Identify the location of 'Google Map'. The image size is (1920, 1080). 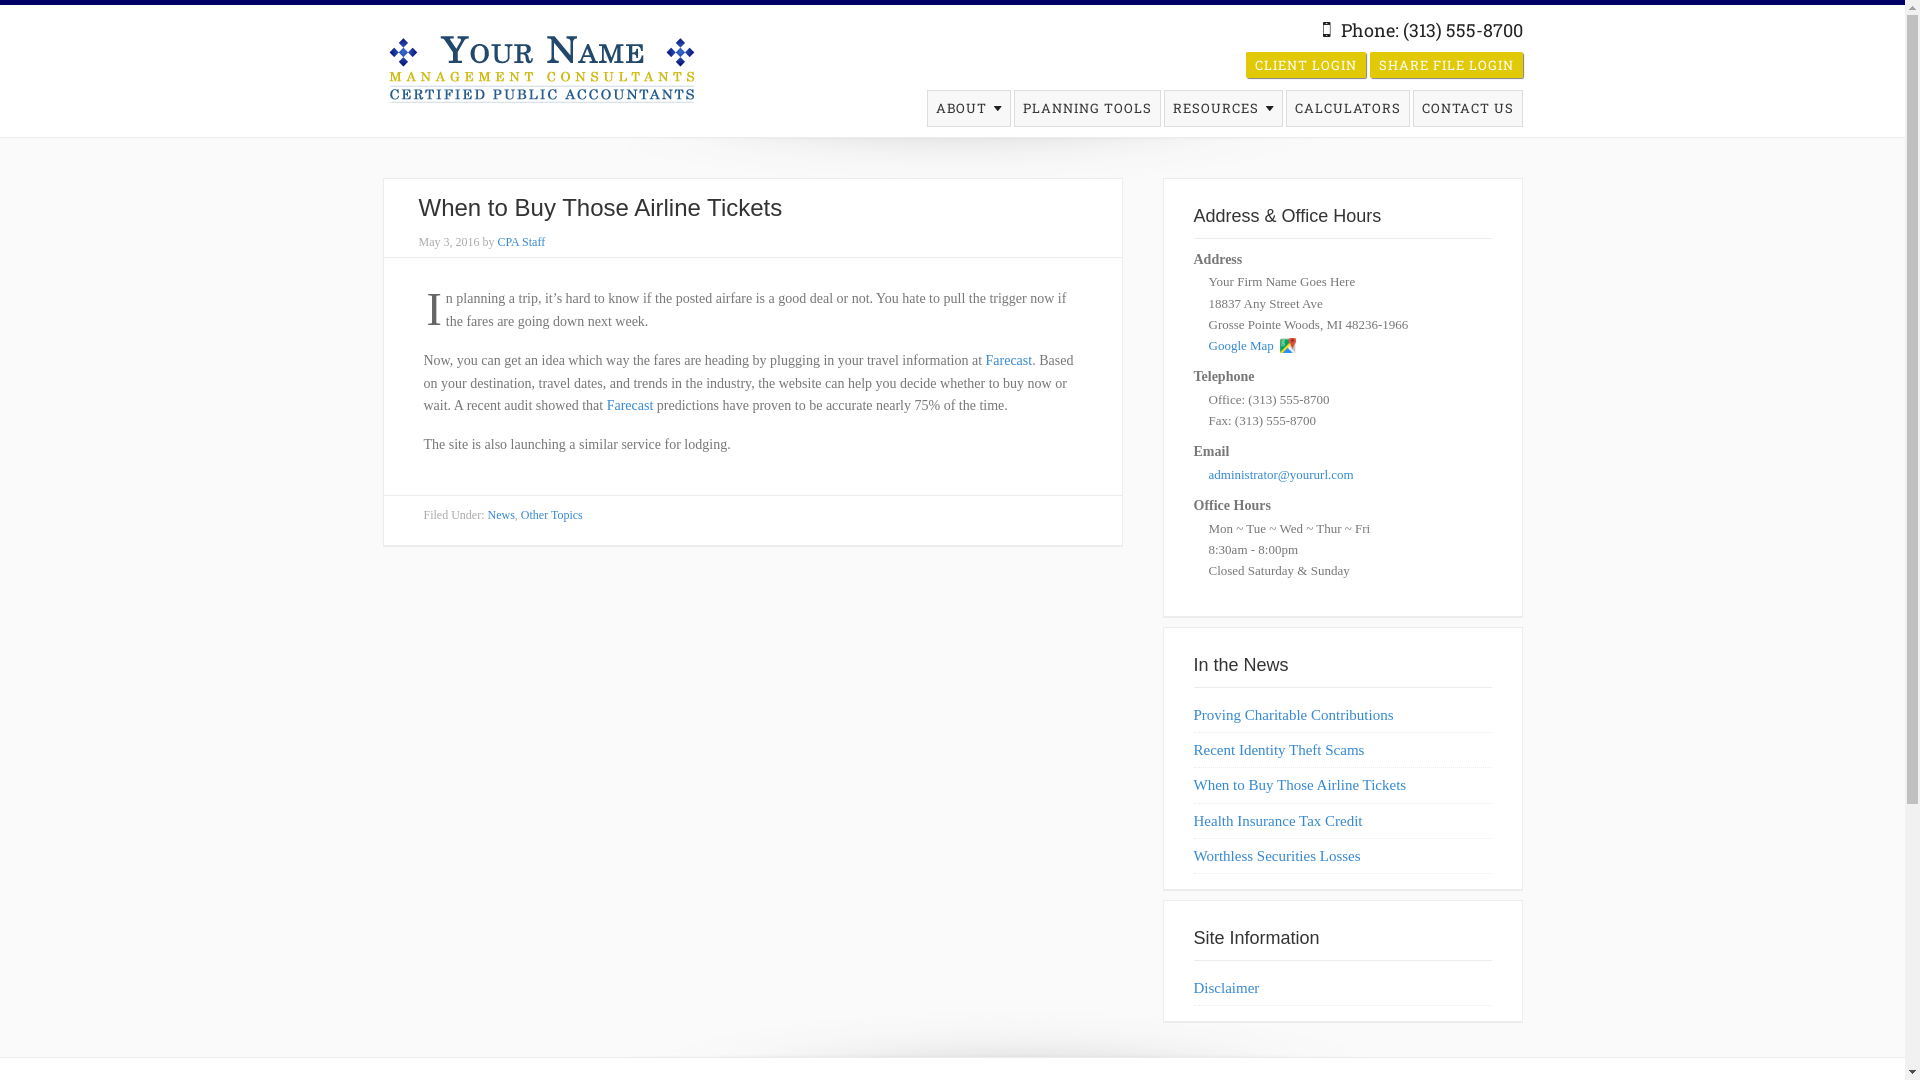
(1250, 344).